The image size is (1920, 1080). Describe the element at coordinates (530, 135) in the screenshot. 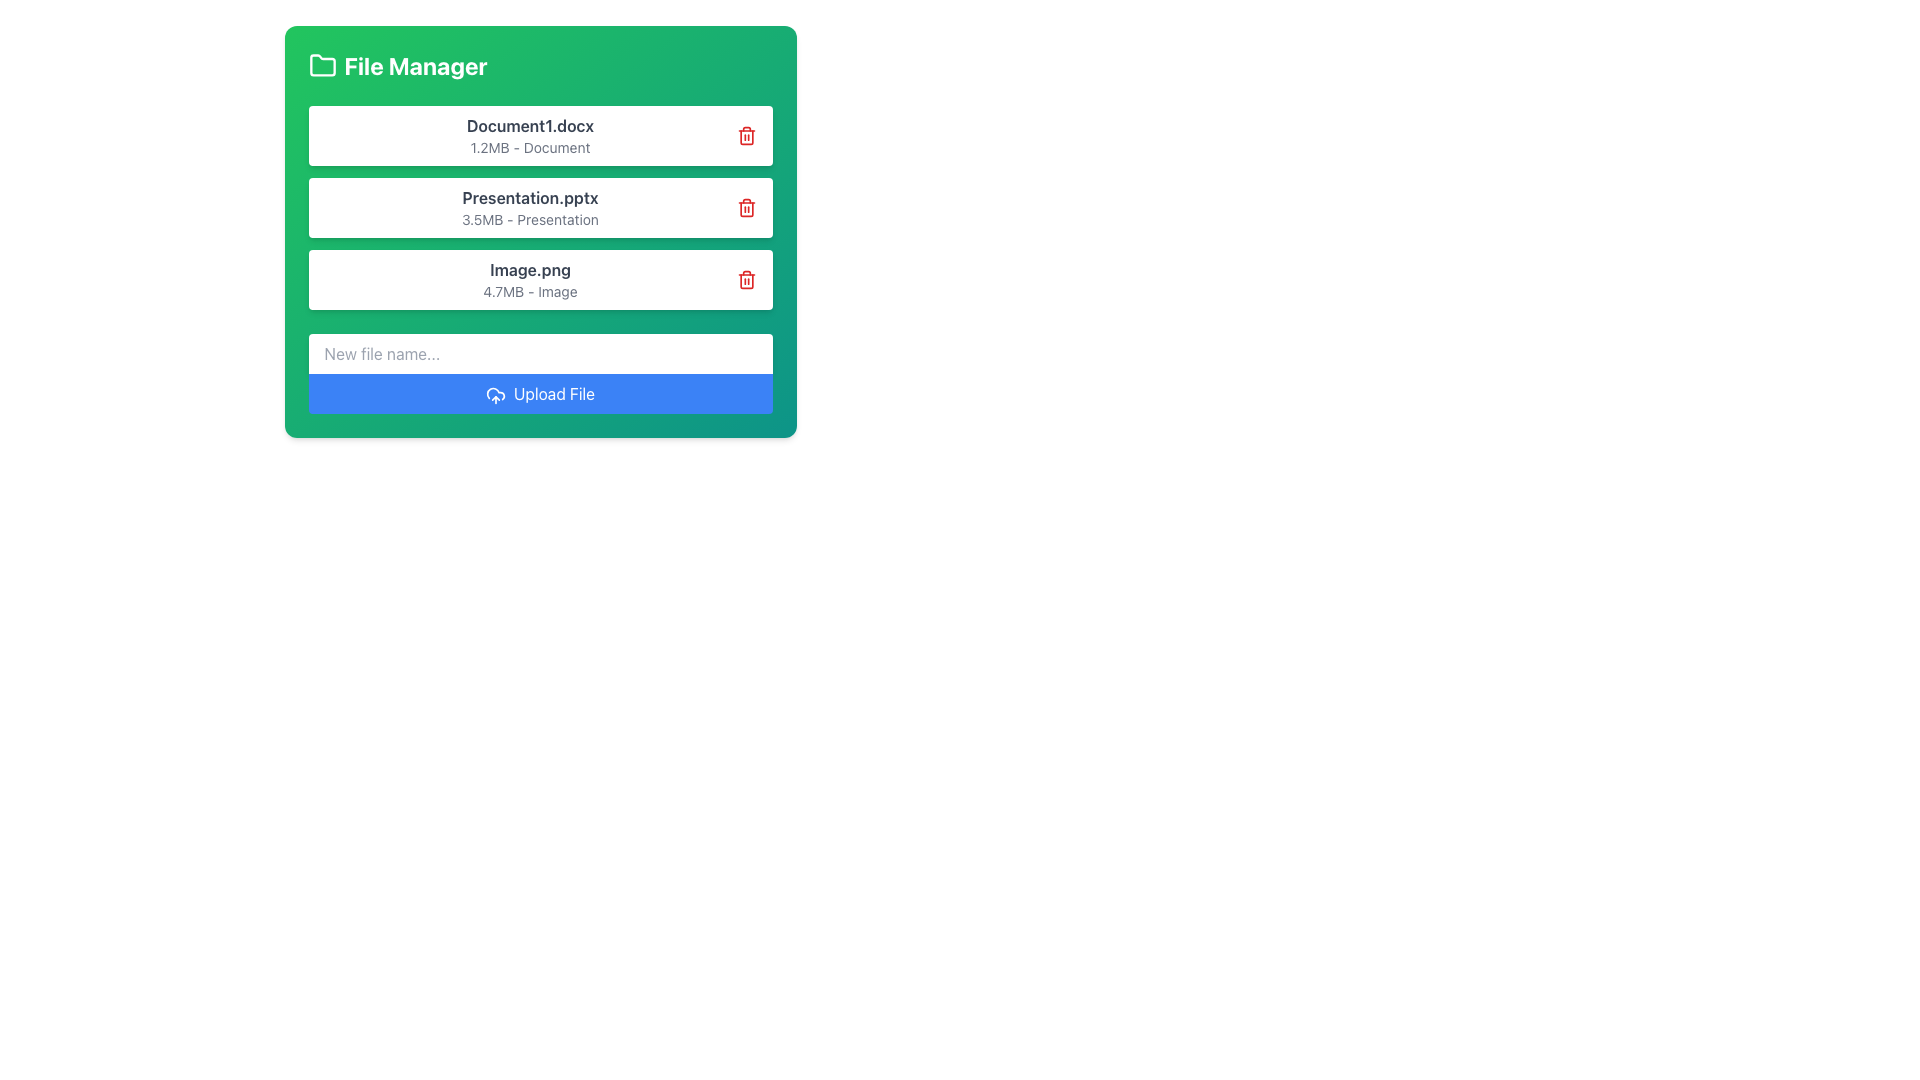

I see `the Text Label that provides information about the document, detailing its name, format, and size, located at the top of the list in the file manager interface` at that location.